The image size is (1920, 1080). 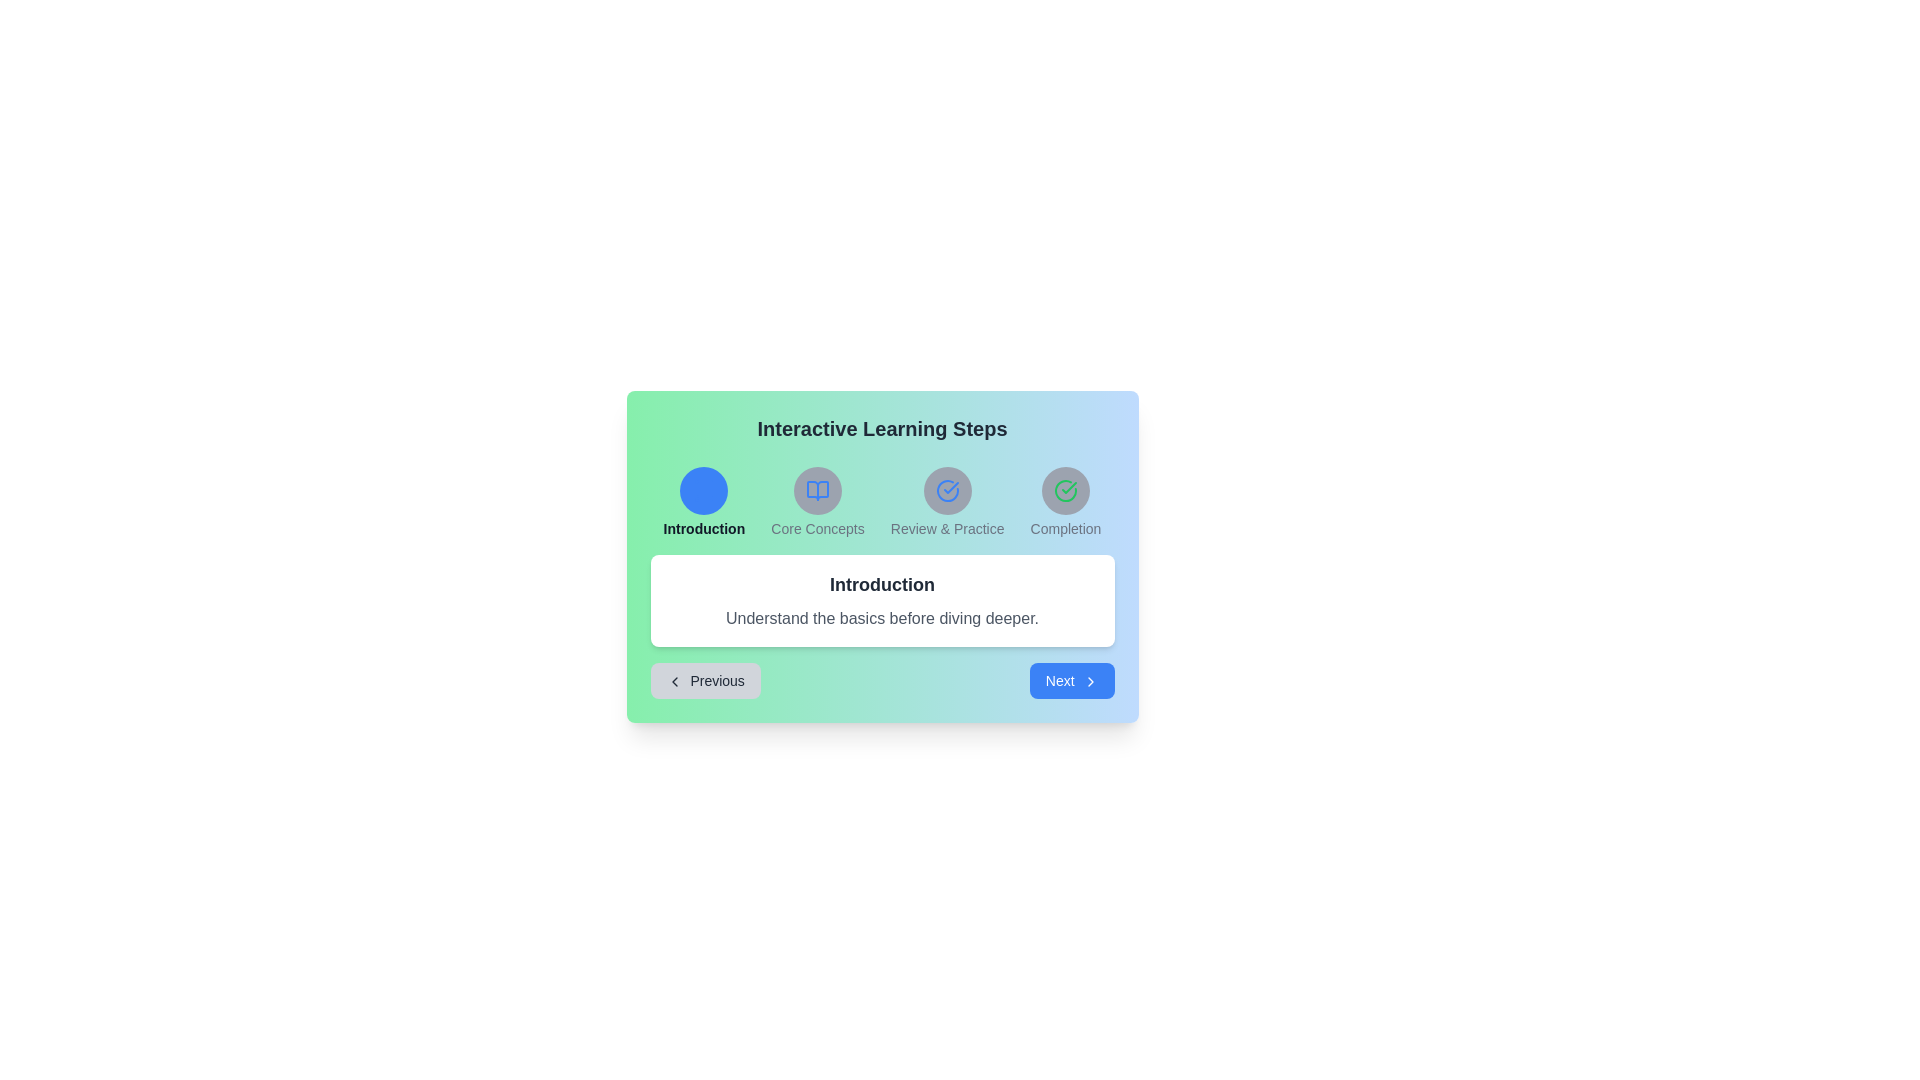 What do you see at coordinates (674, 681) in the screenshot?
I see `the left-pointing chevron icon located within the 'Previous' button at the bottom-left corner of the card interface` at bounding box center [674, 681].